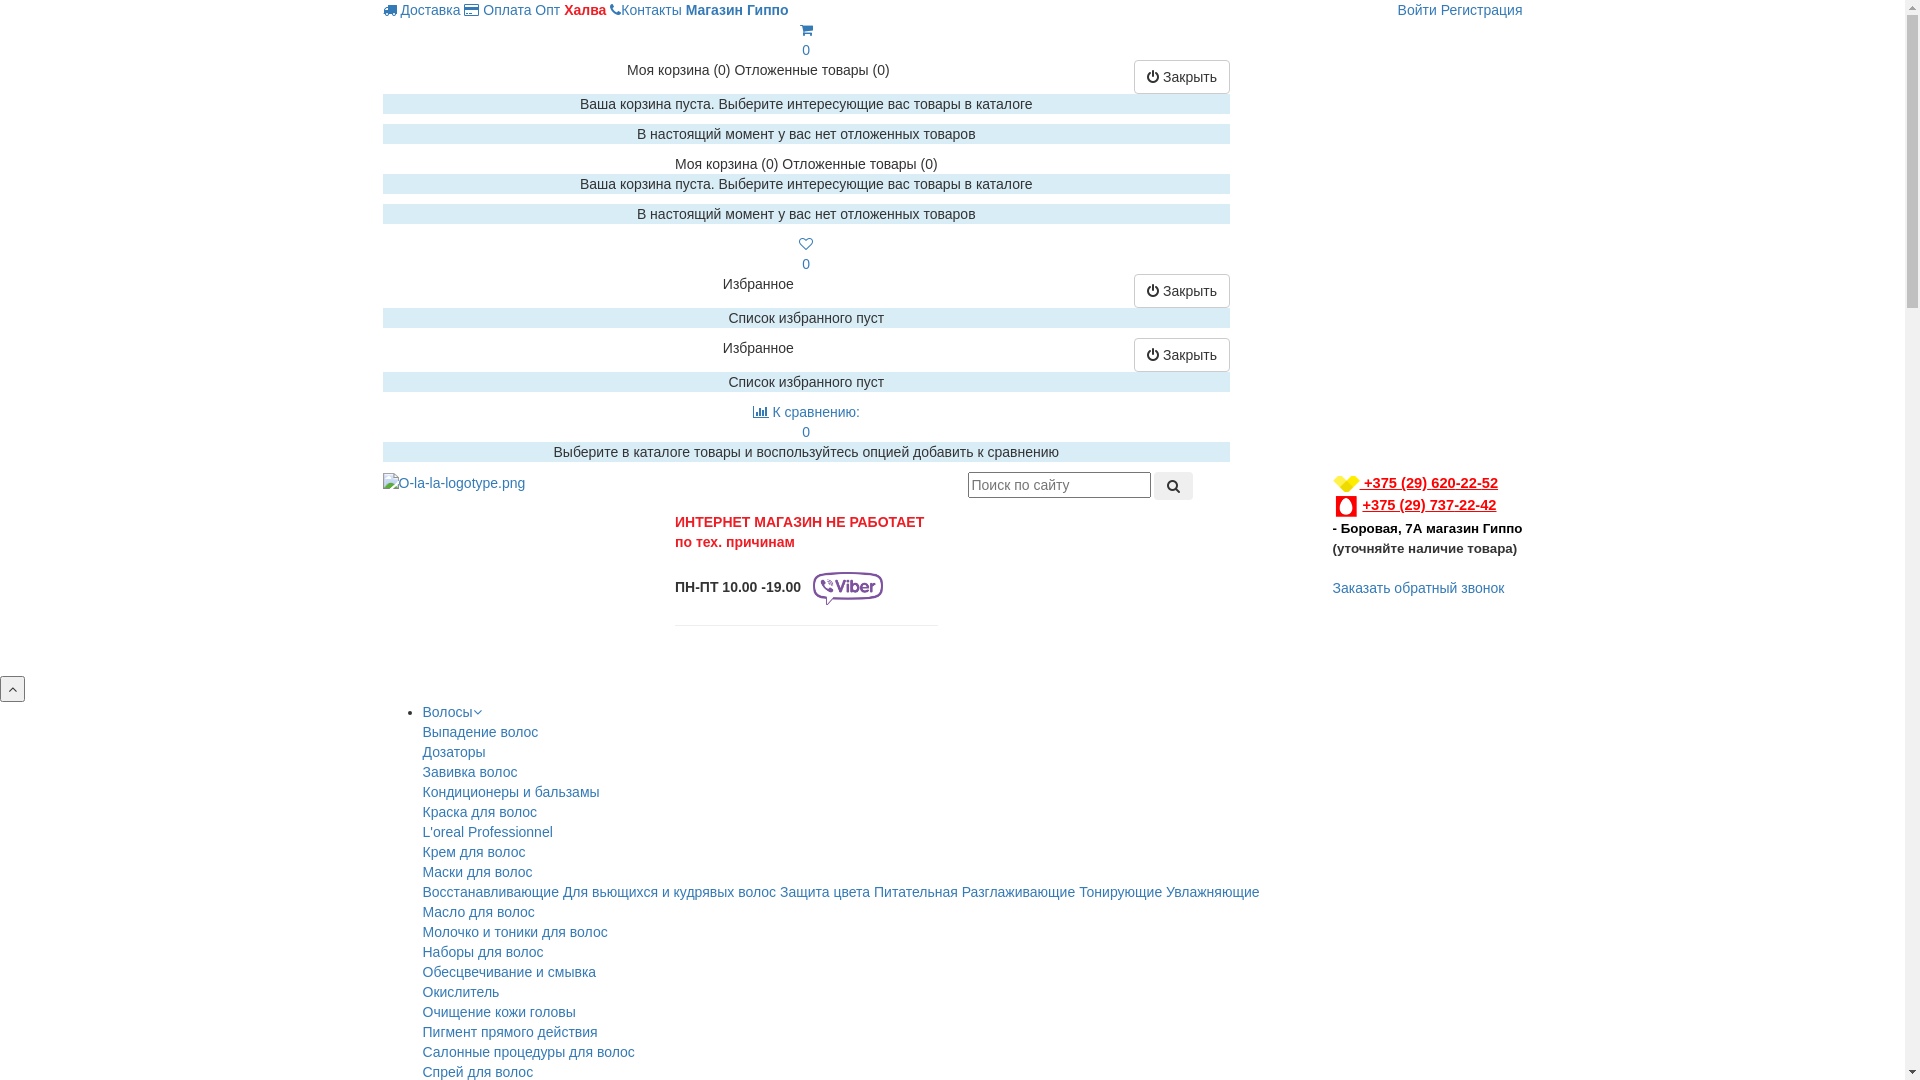  What do you see at coordinates (797, 253) in the screenshot?
I see `'0'` at bounding box center [797, 253].